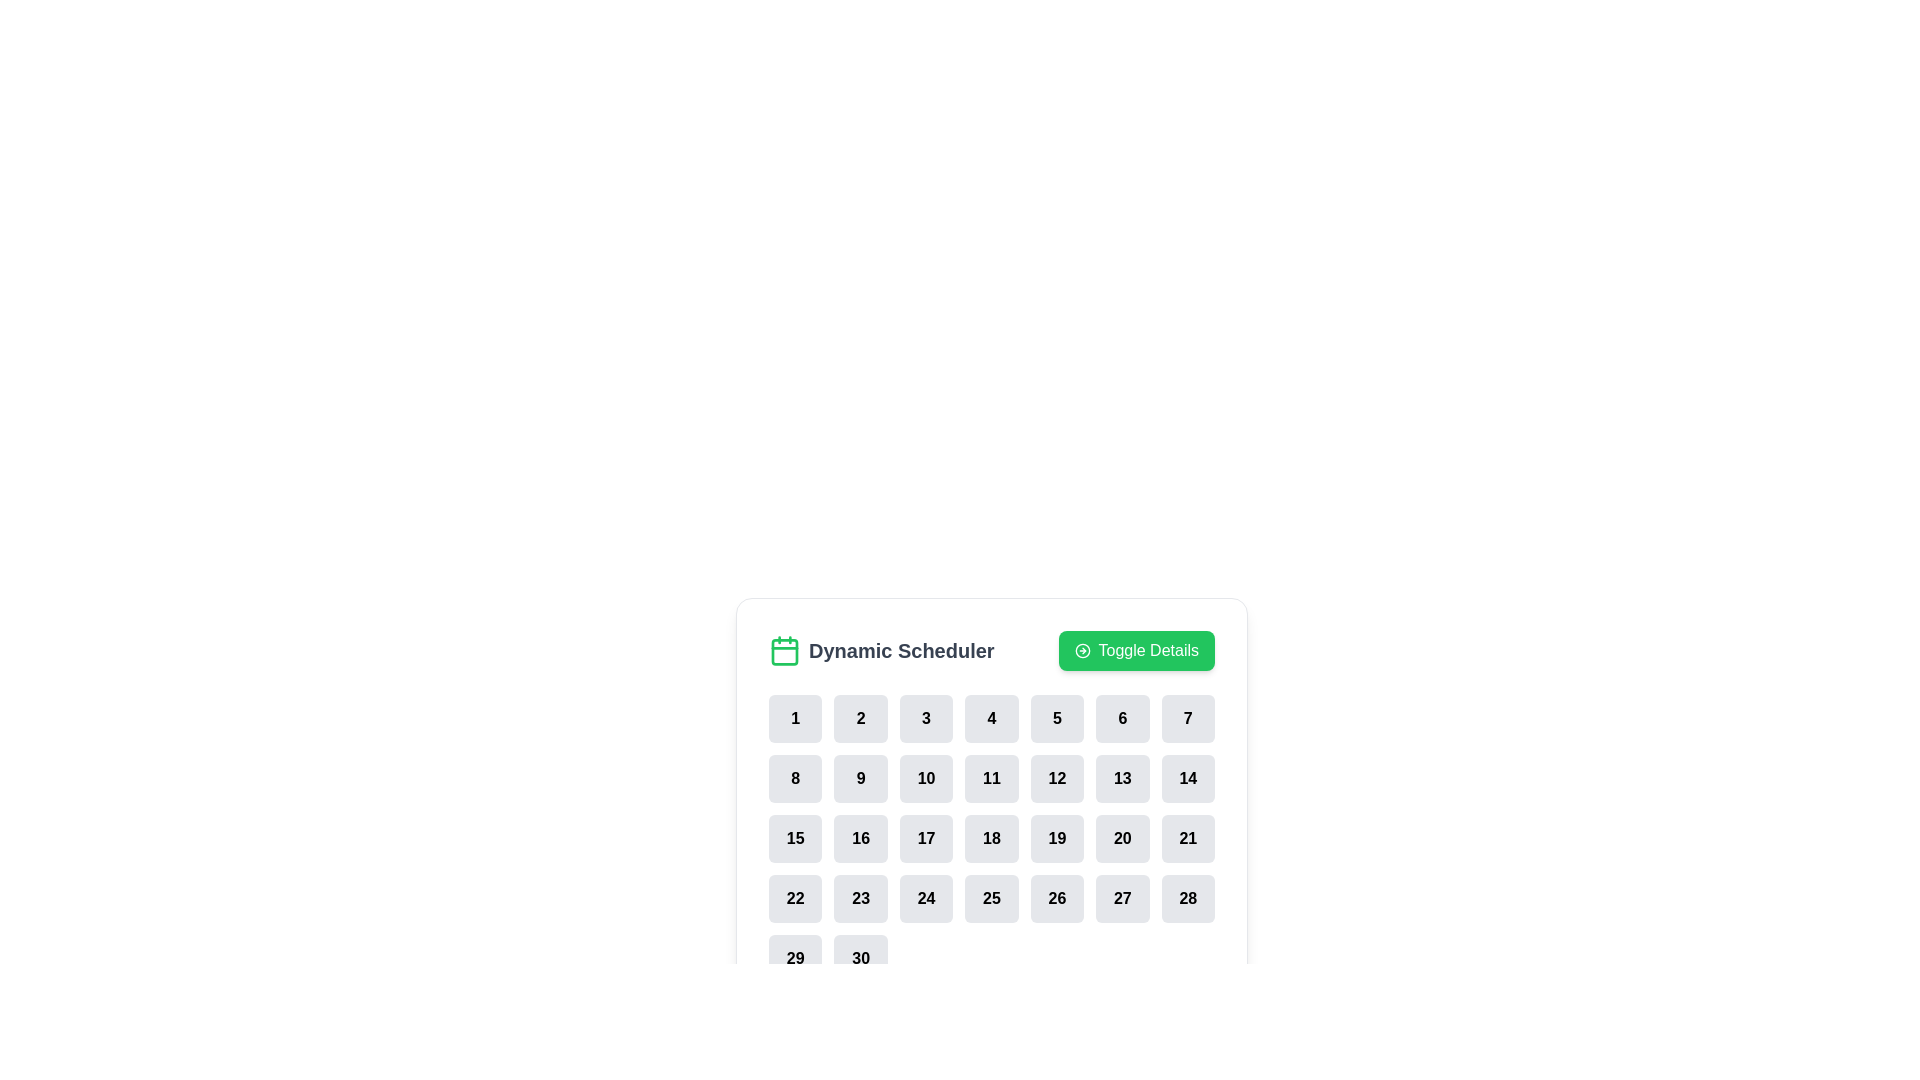 The width and height of the screenshot is (1920, 1080). Describe the element at coordinates (861, 839) in the screenshot. I see `the interactive day selector button for day '16' in the calendar UI` at that location.